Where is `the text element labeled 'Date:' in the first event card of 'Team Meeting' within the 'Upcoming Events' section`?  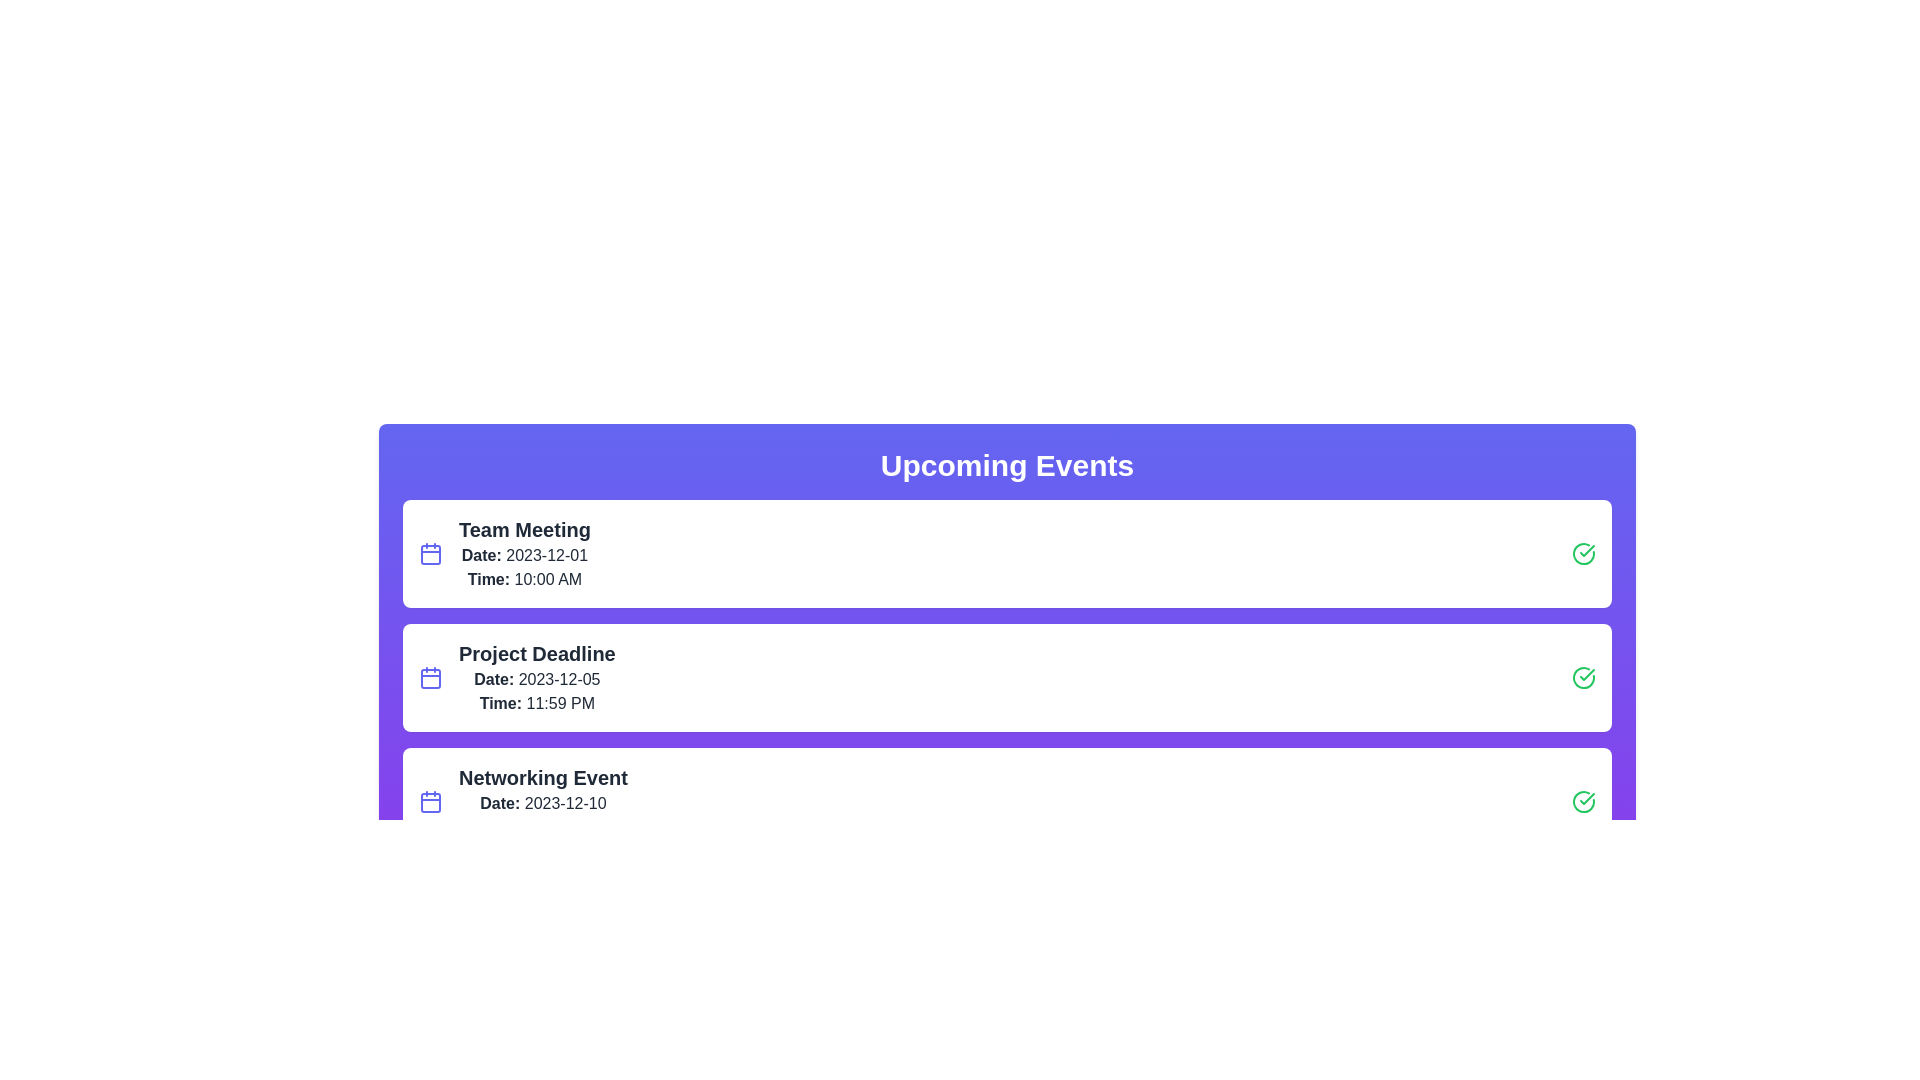 the text element labeled 'Date:' in the first event card of 'Team Meeting' within the 'Upcoming Events' section is located at coordinates (481, 555).